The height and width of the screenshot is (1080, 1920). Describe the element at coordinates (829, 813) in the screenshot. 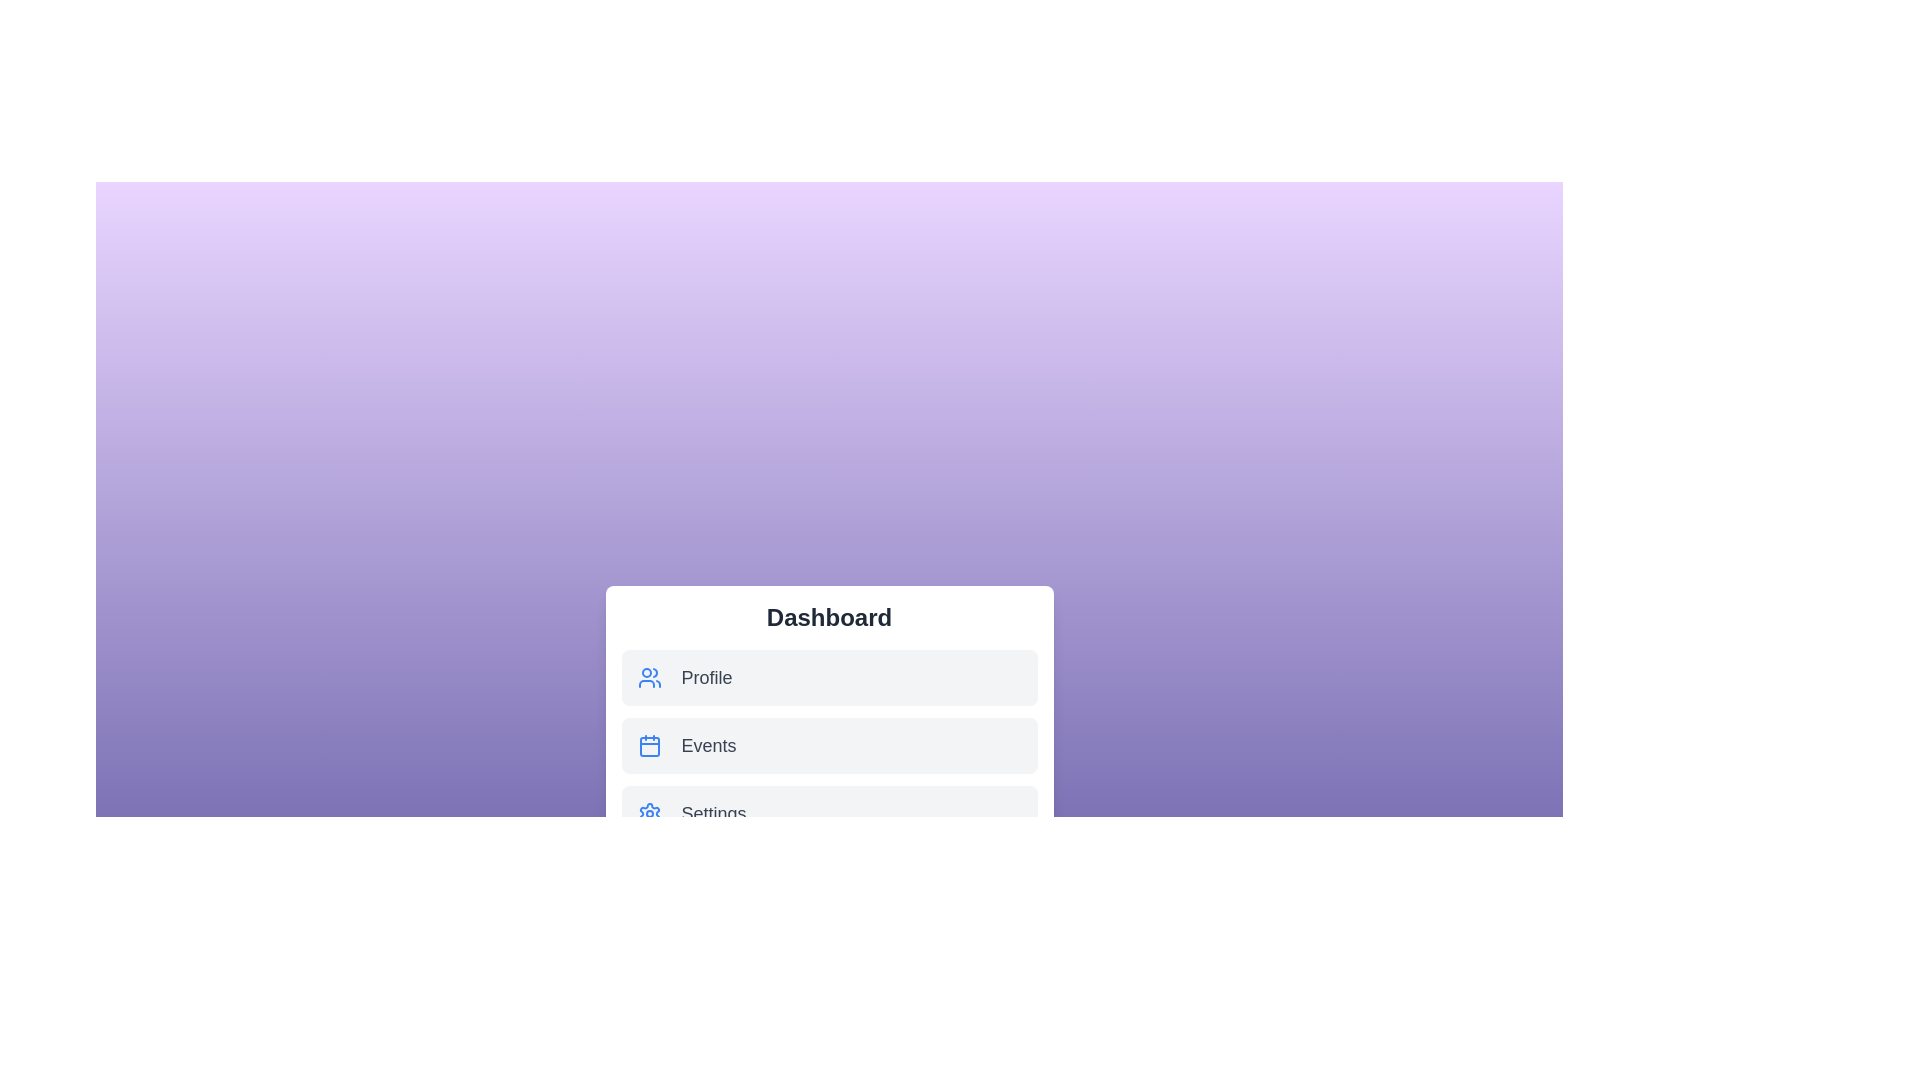

I see `keyboard navigation` at that location.